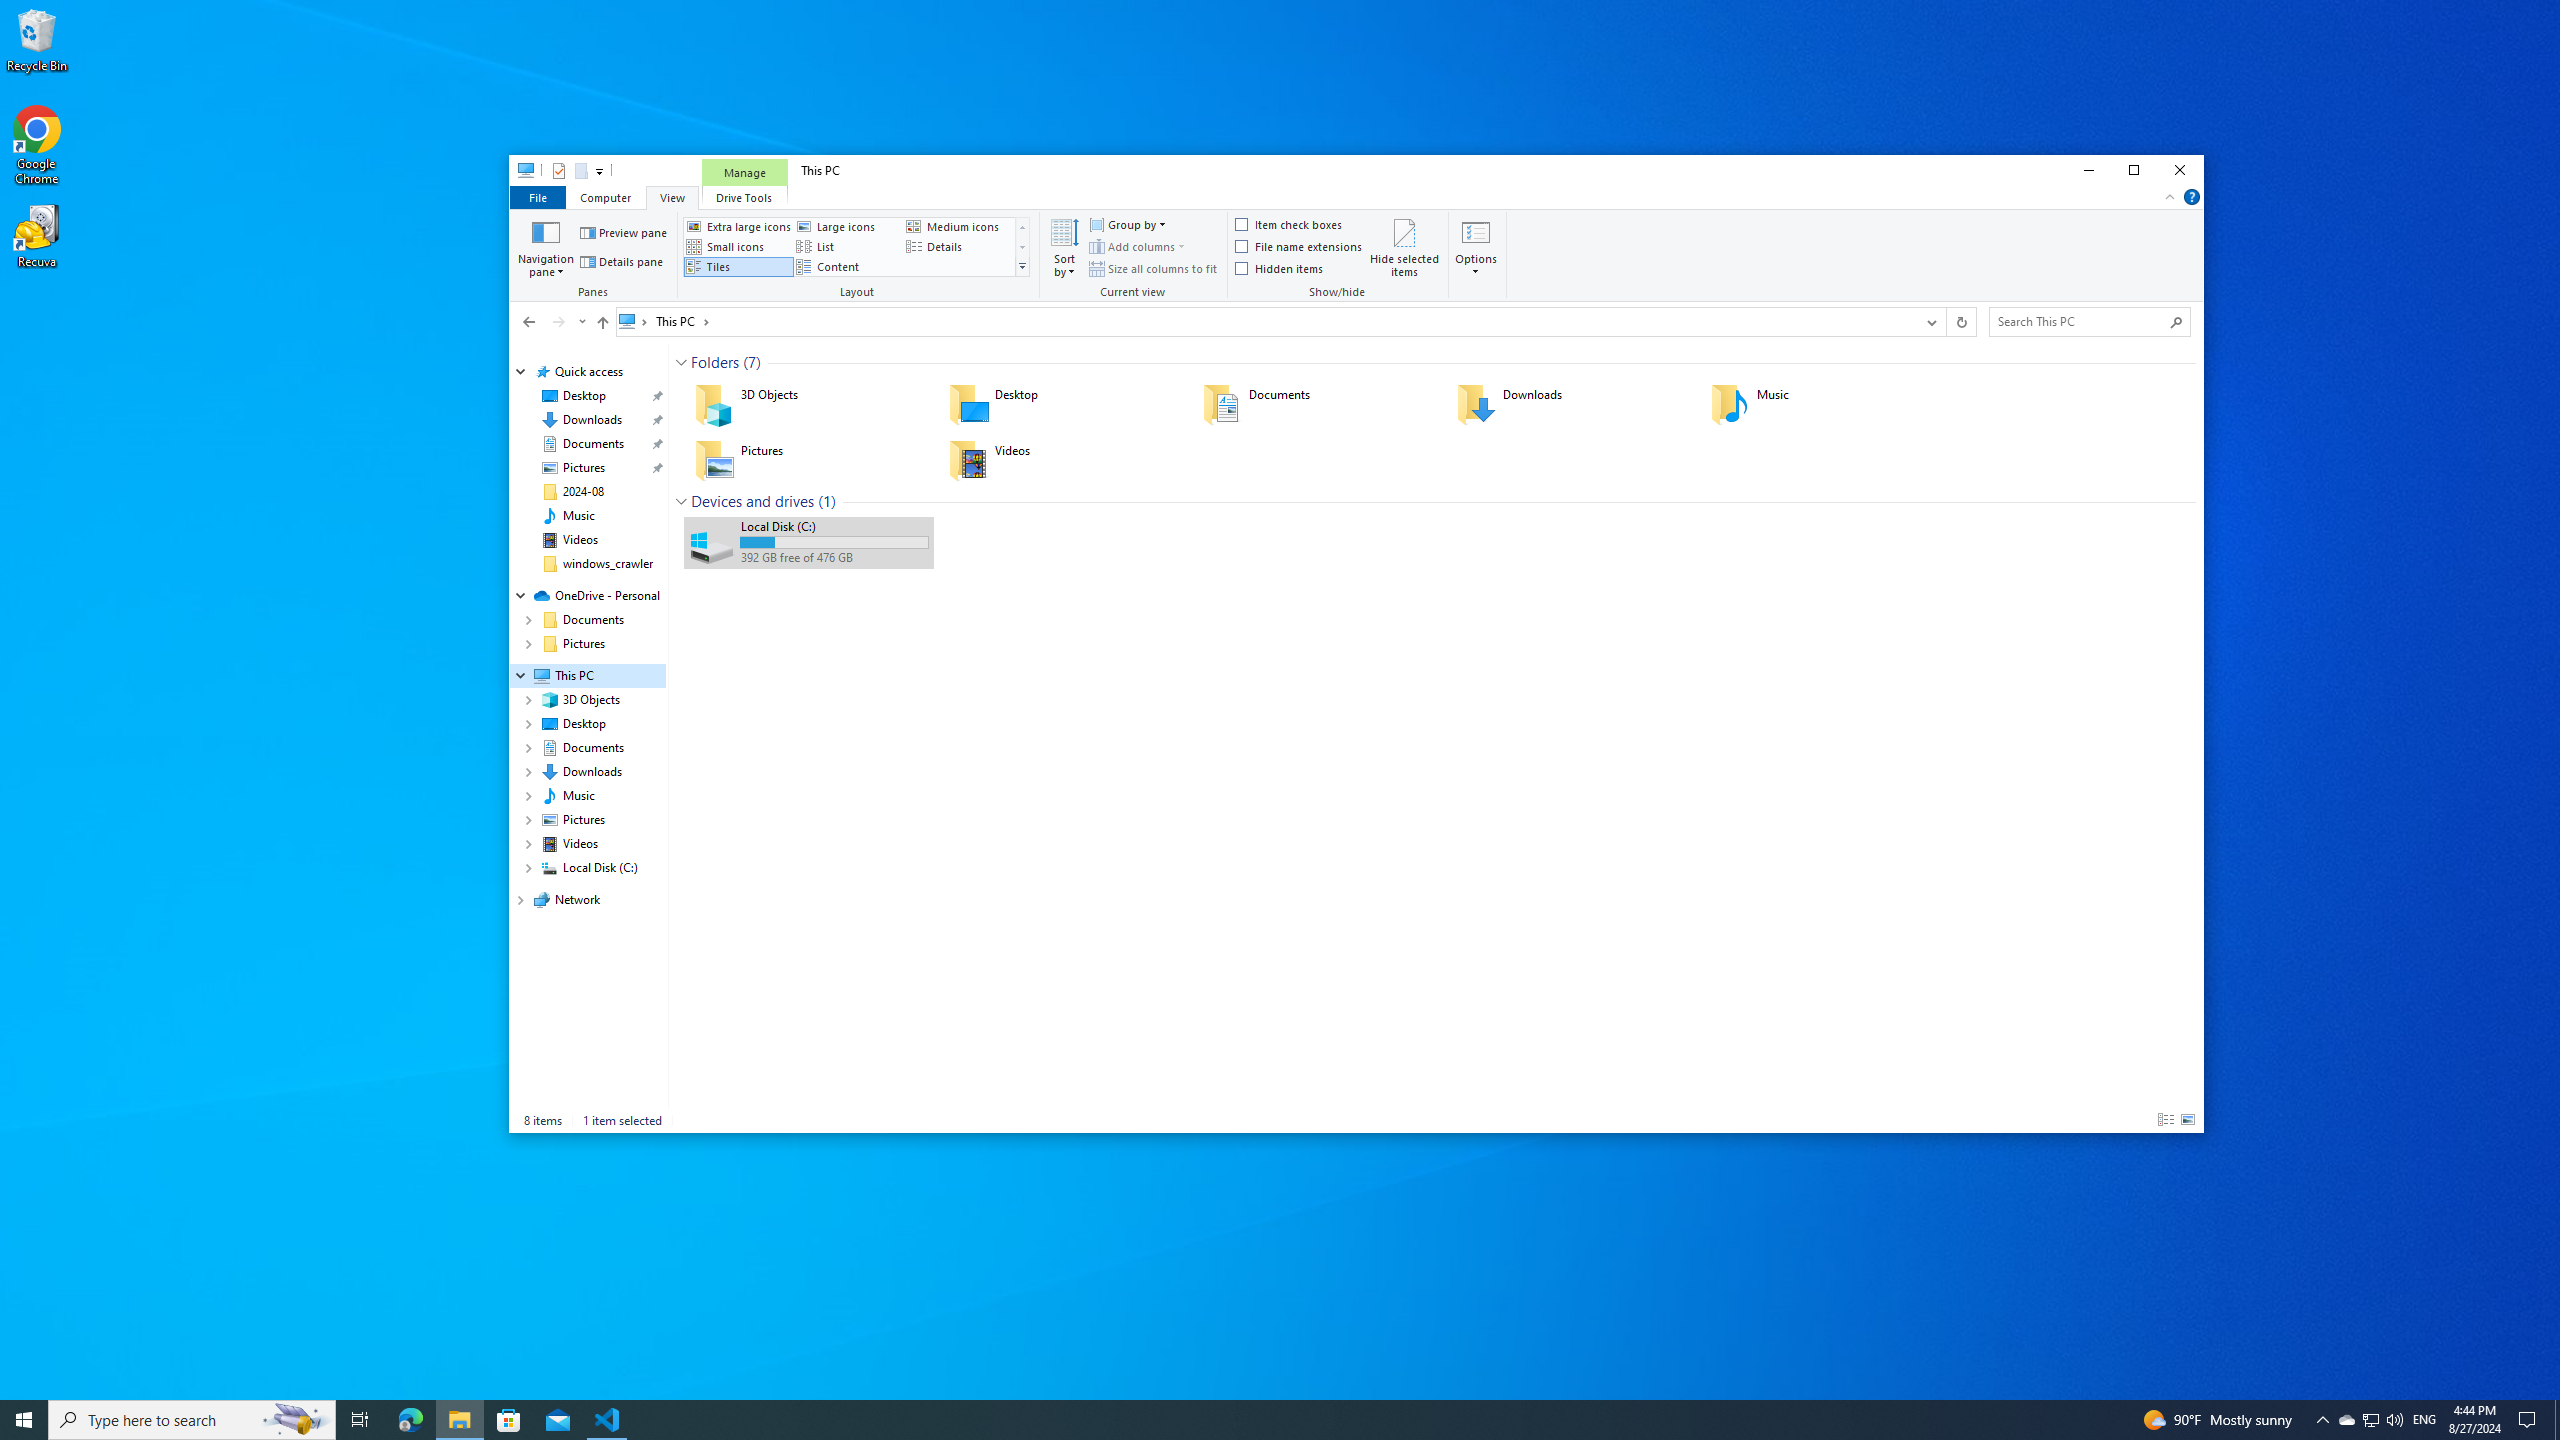 The height and width of the screenshot is (1440, 2560). What do you see at coordinates (1061, 402) in the screenshot?
I see `'Desktop'` at bounding box center [1061, 402].